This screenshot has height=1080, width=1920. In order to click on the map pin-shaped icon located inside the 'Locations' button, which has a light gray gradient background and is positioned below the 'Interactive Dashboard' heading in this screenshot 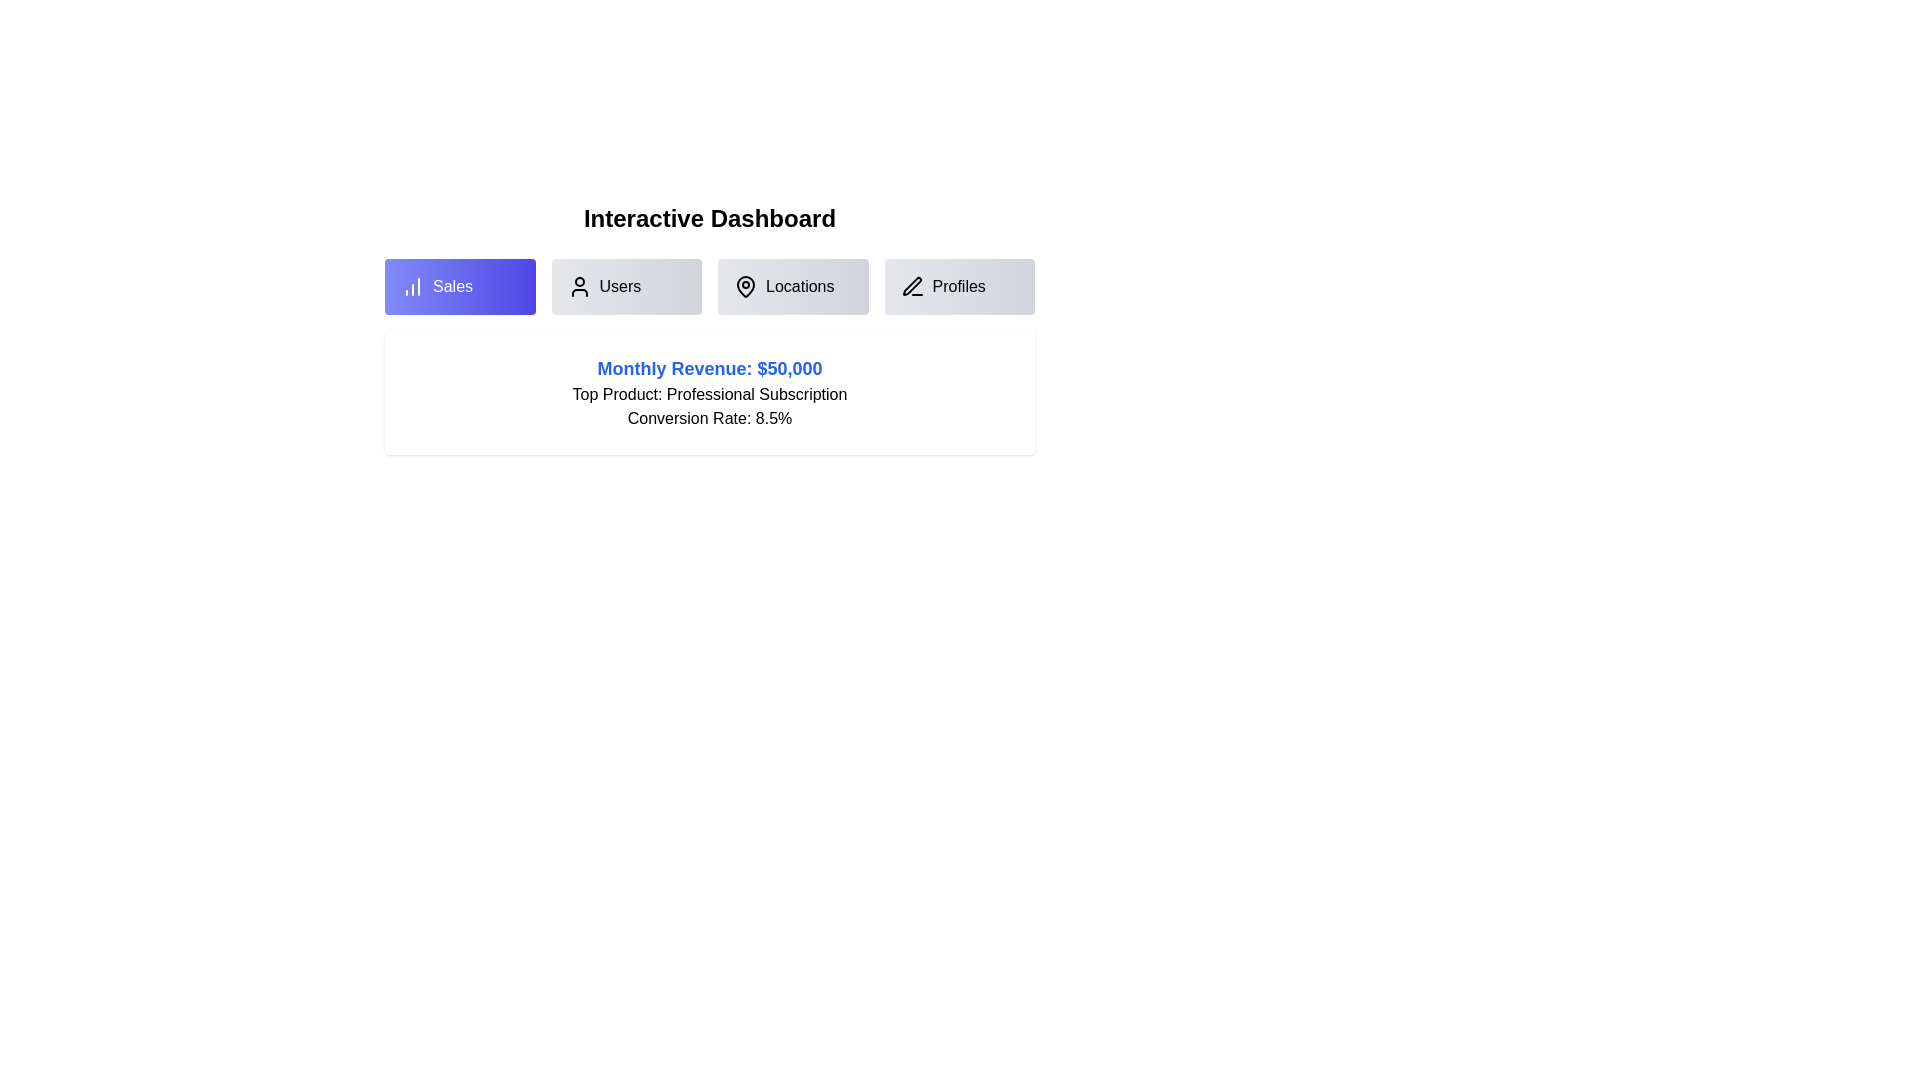, I will do `click(744, 286)`.